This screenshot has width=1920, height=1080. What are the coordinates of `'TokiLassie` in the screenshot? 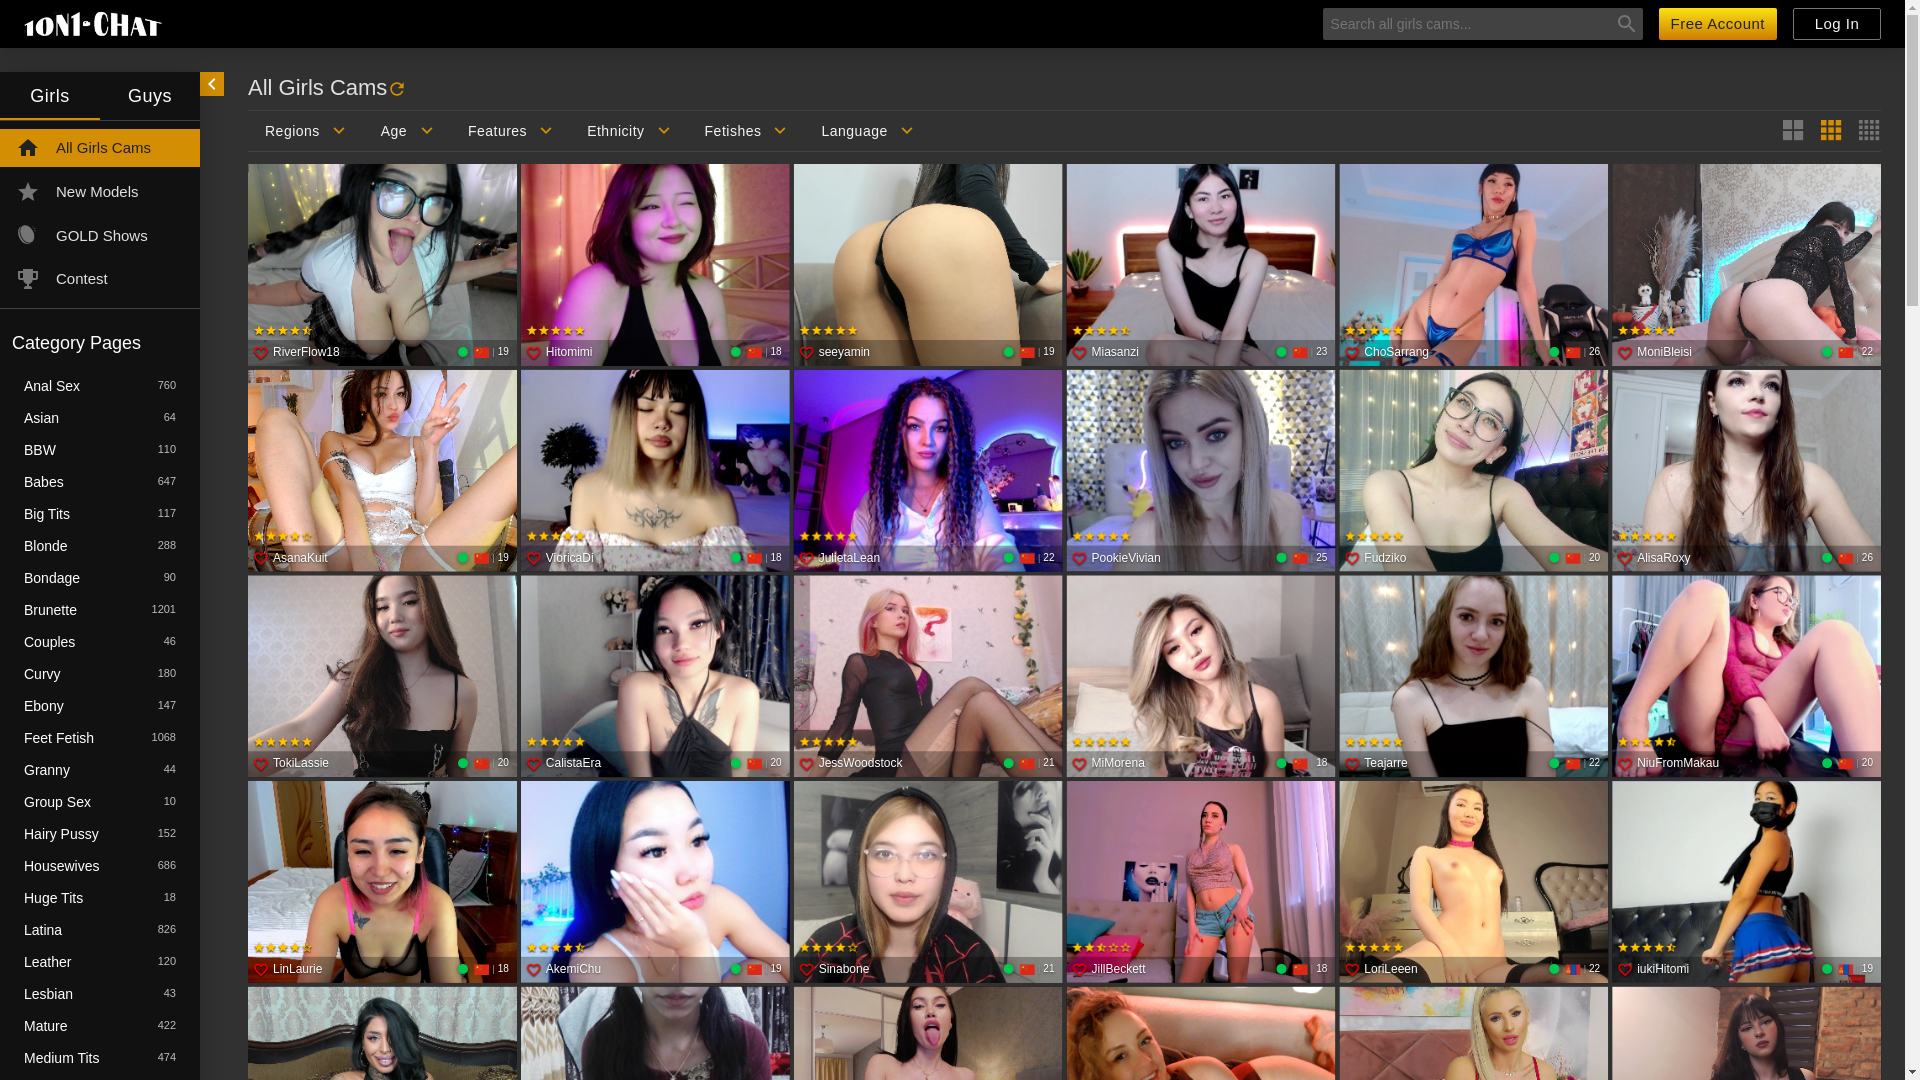 It's located at (247, 676).